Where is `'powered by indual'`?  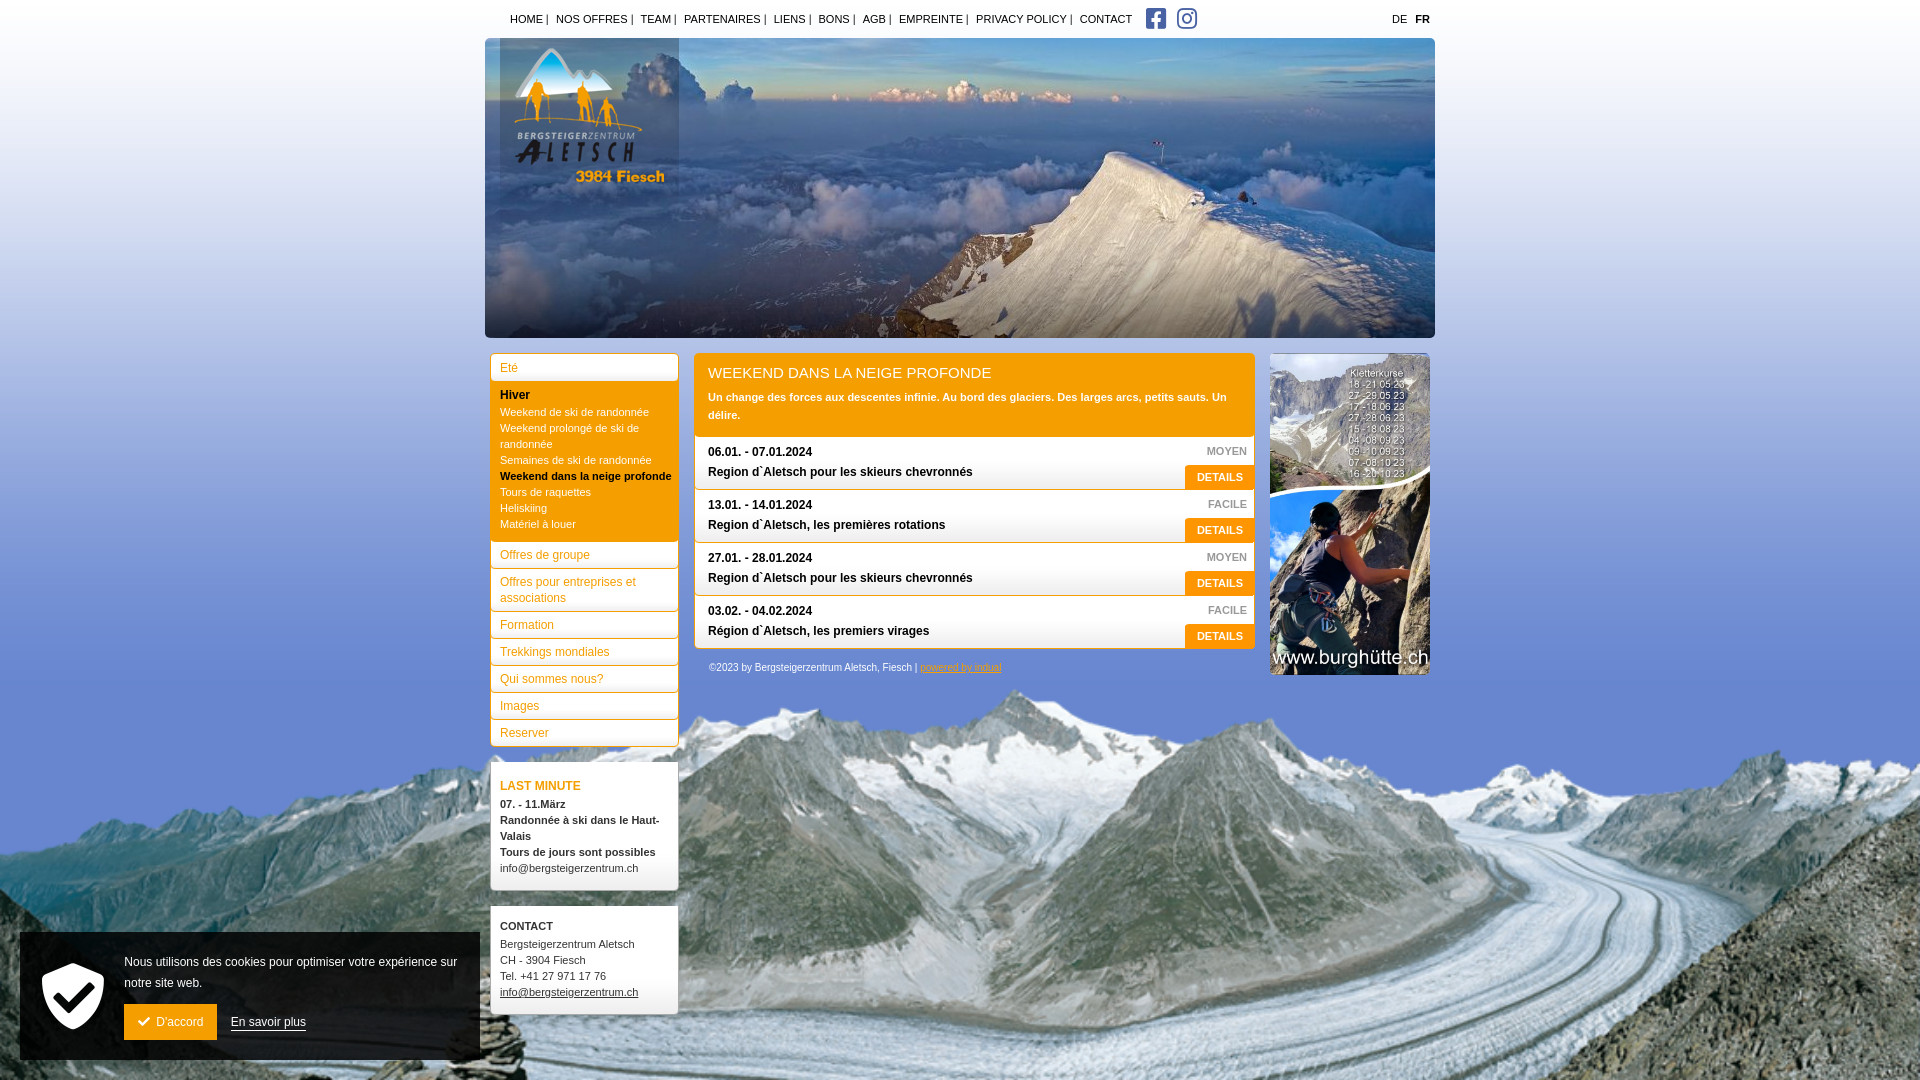
'powered by indual' is located at coordinates (960, 667).